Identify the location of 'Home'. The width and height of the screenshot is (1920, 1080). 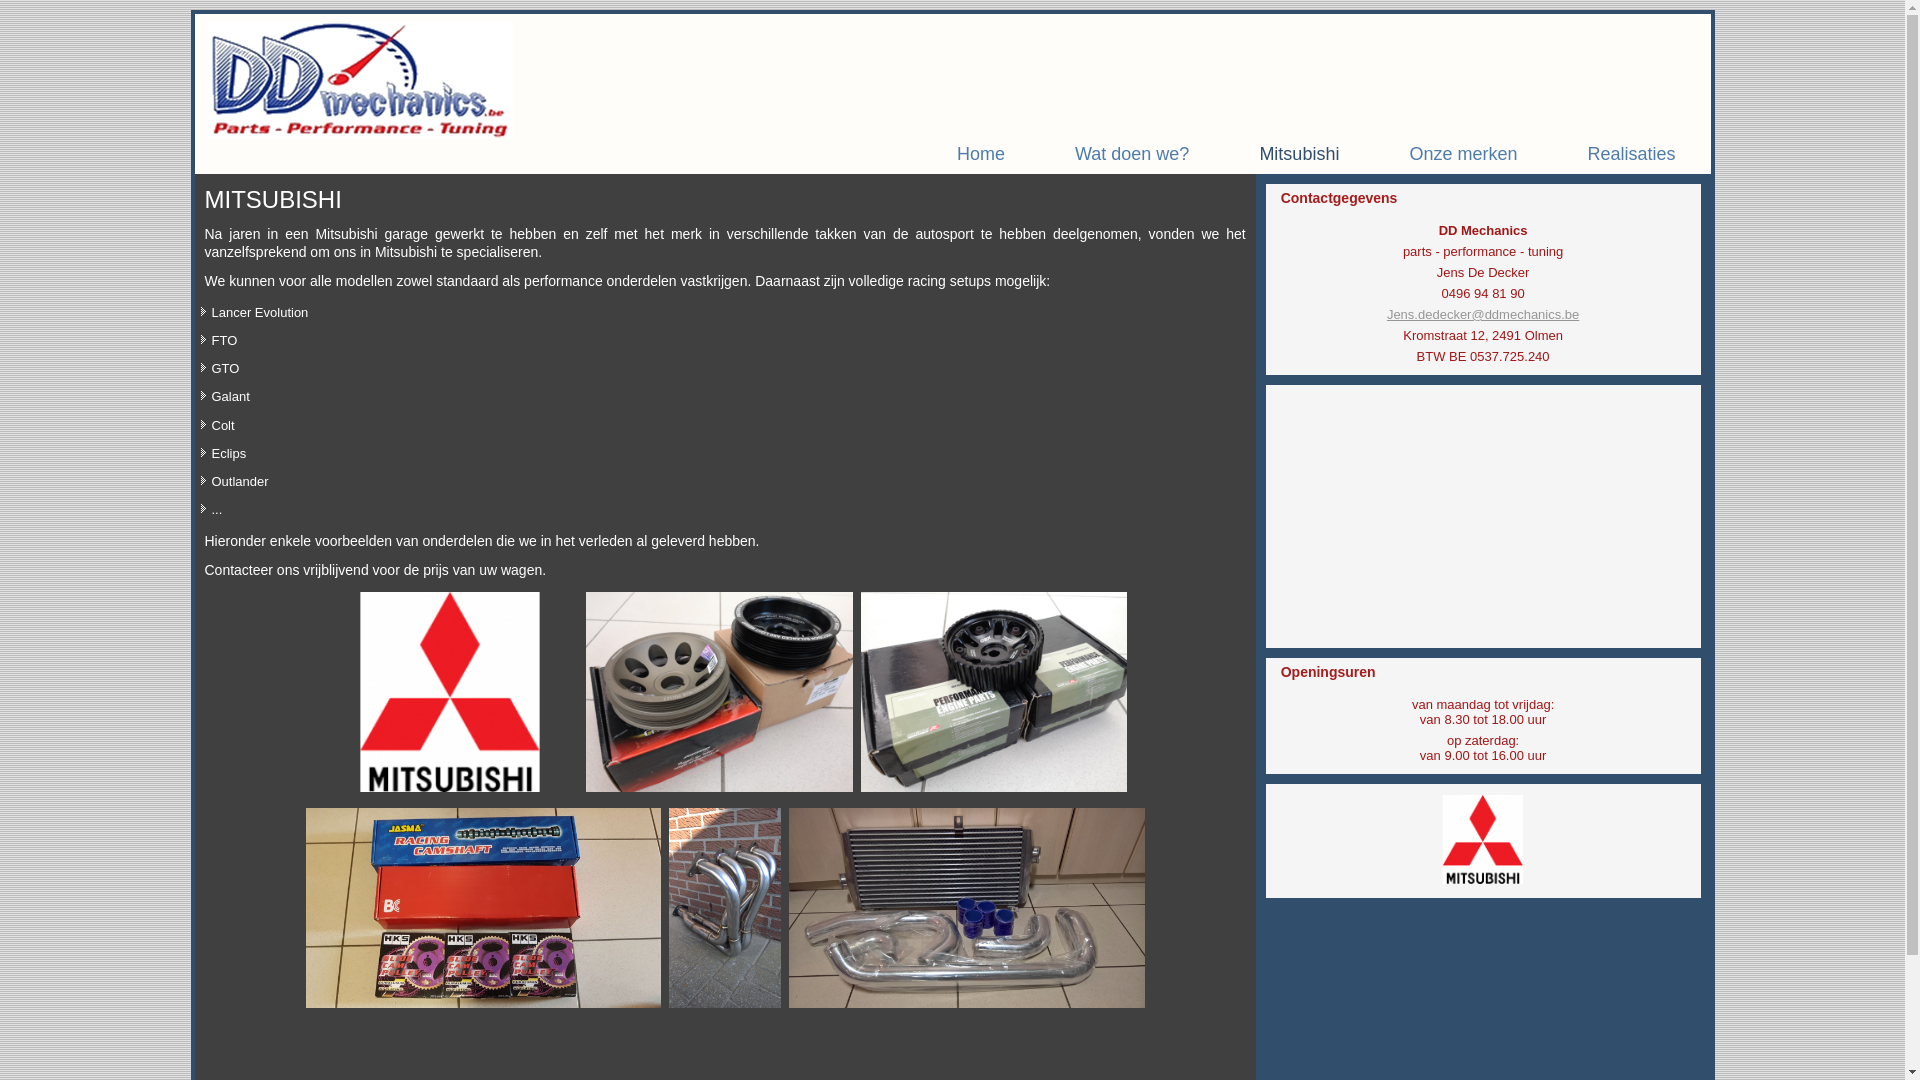
(980, 153).